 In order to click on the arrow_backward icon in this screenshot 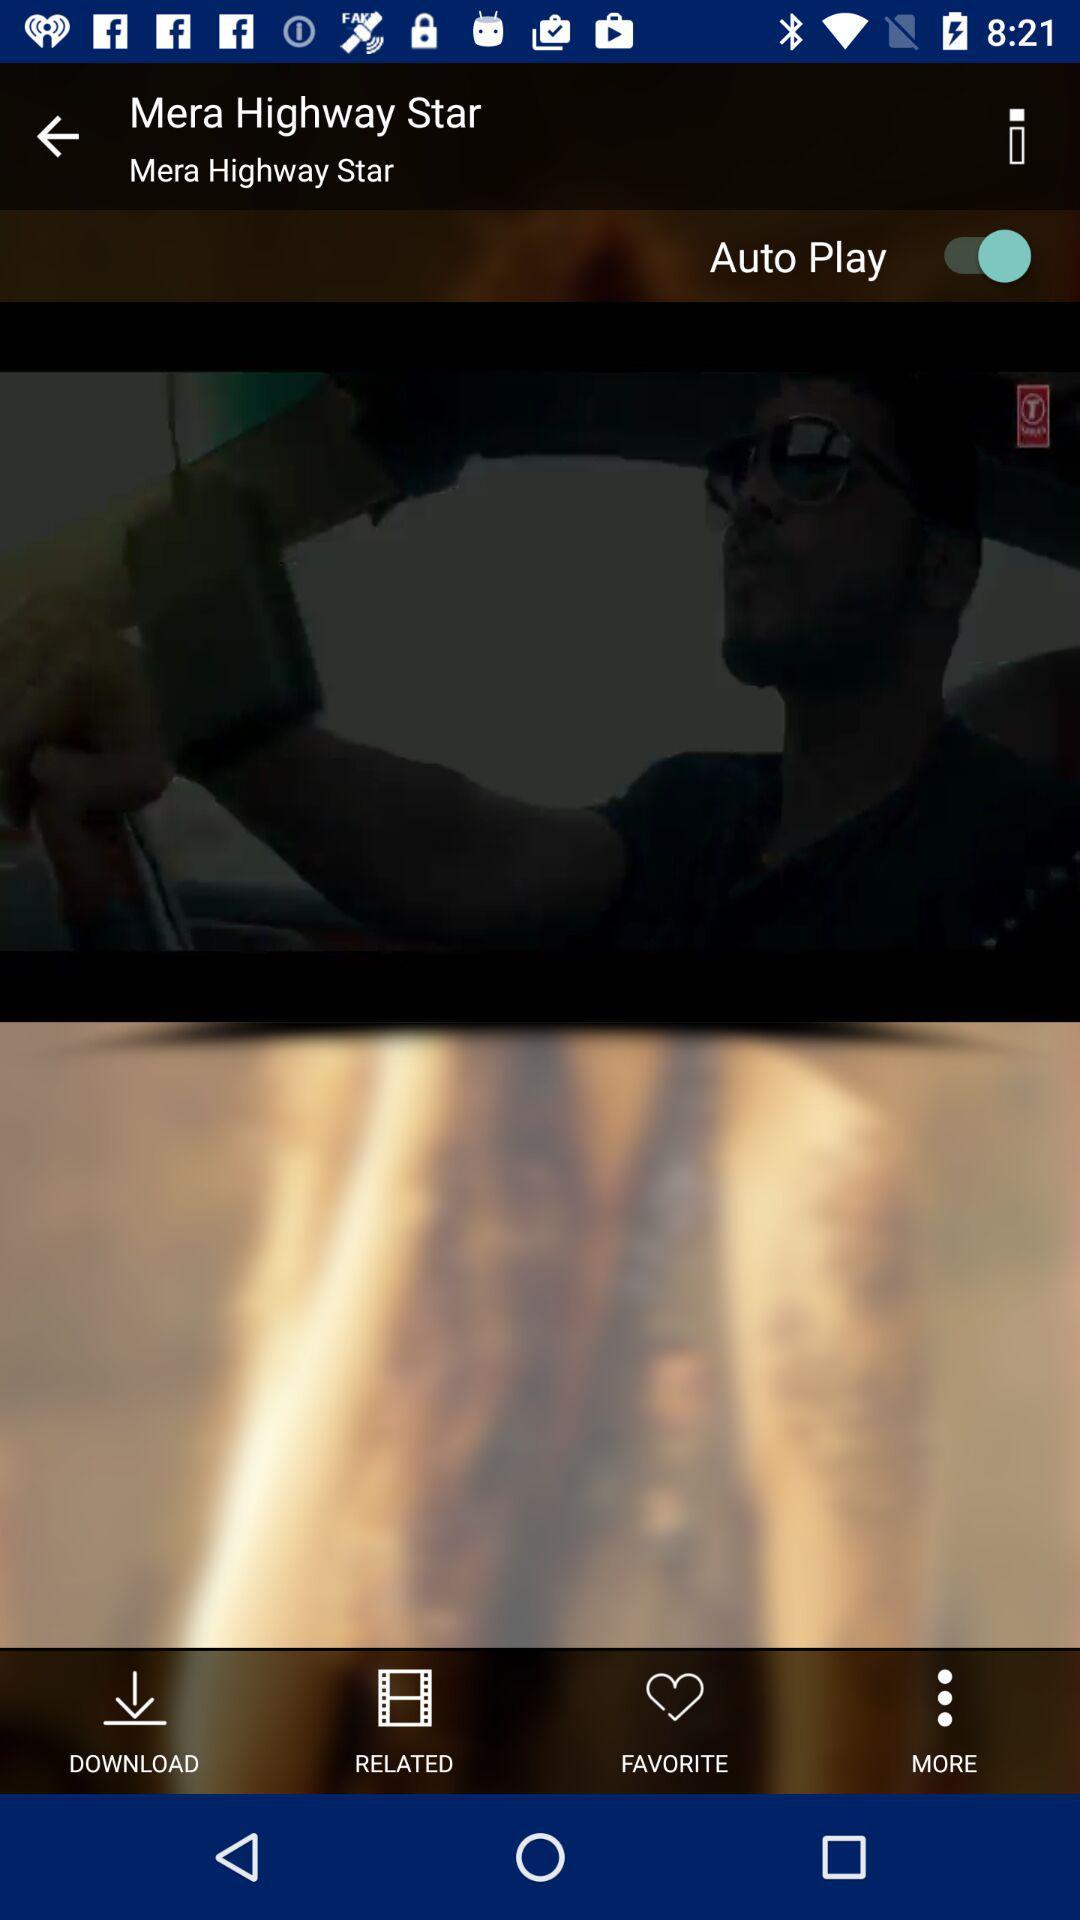, I will do `click(56, 135)`.